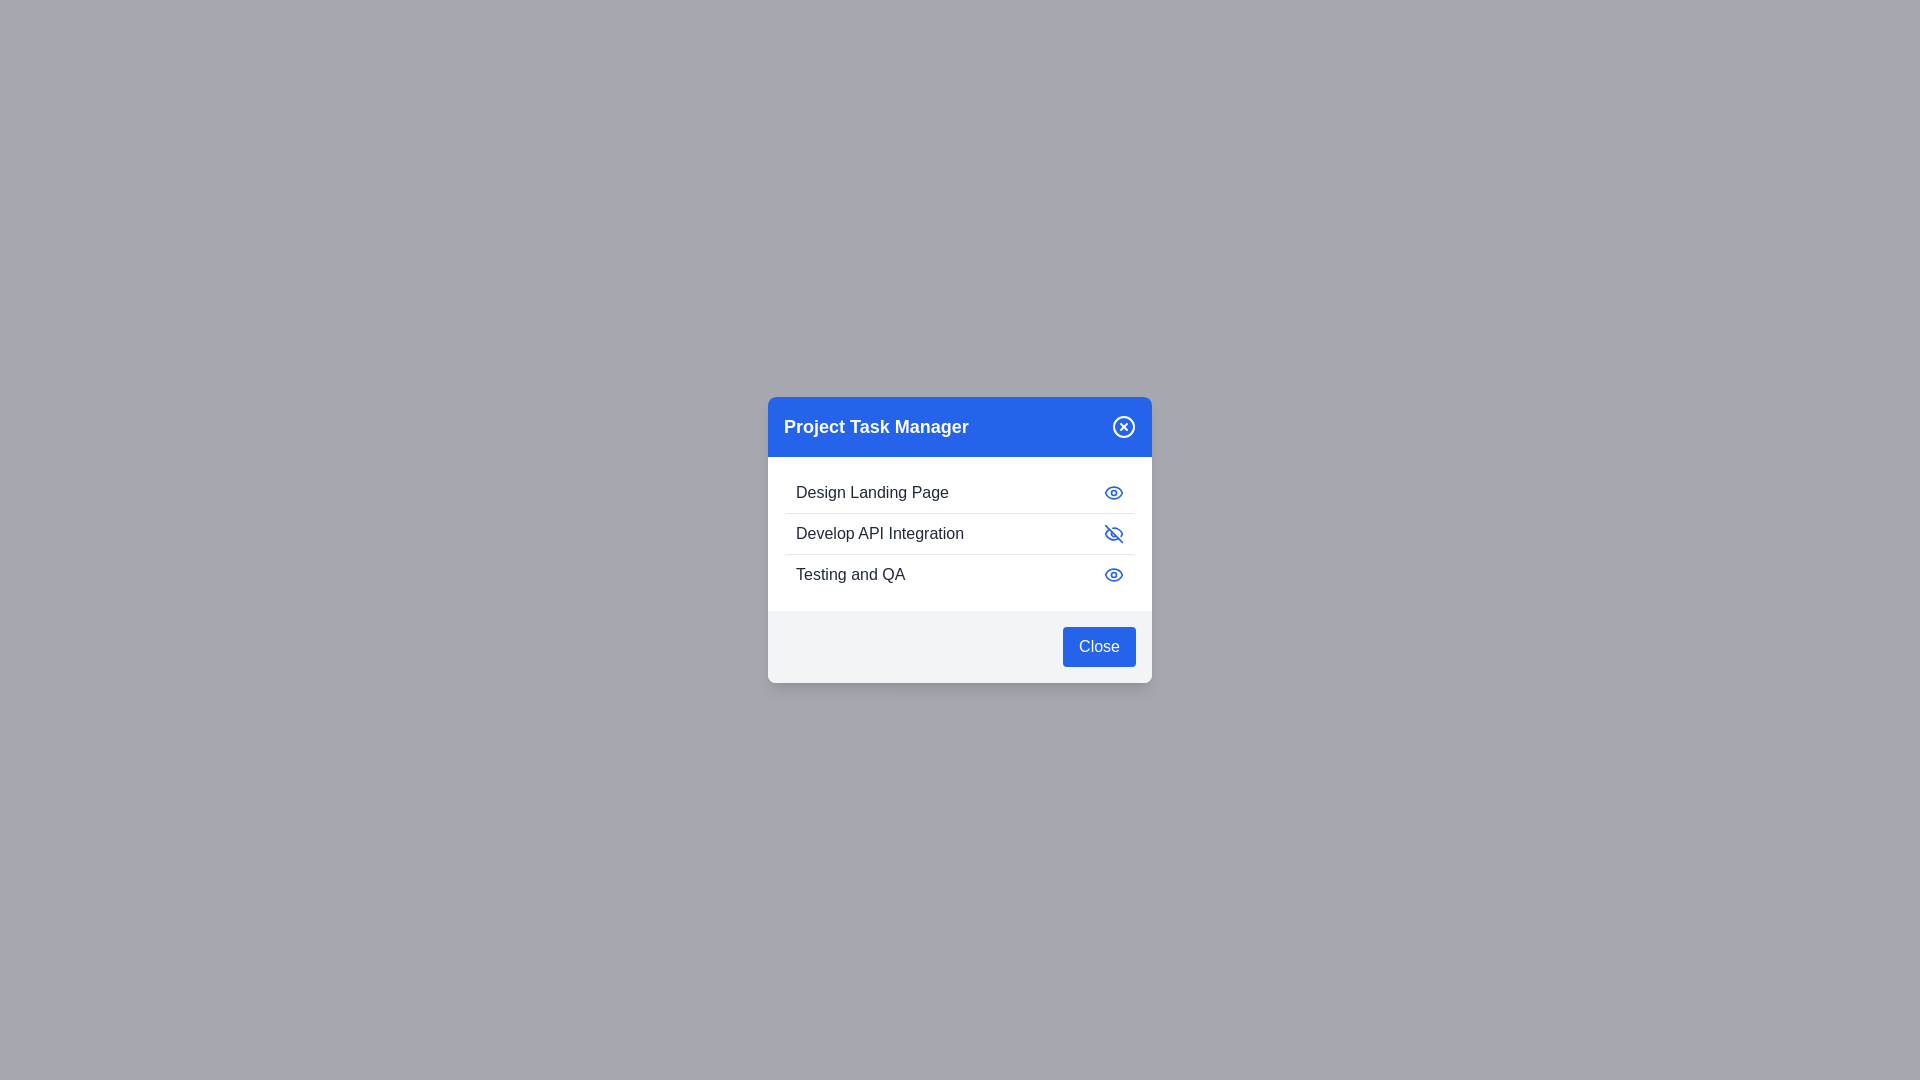 This screenshot has width=1920, height=1080. Describe the element at coordinates (1098, 647) in the screenshot. I see `the Close Button to close the dialog` at that location.